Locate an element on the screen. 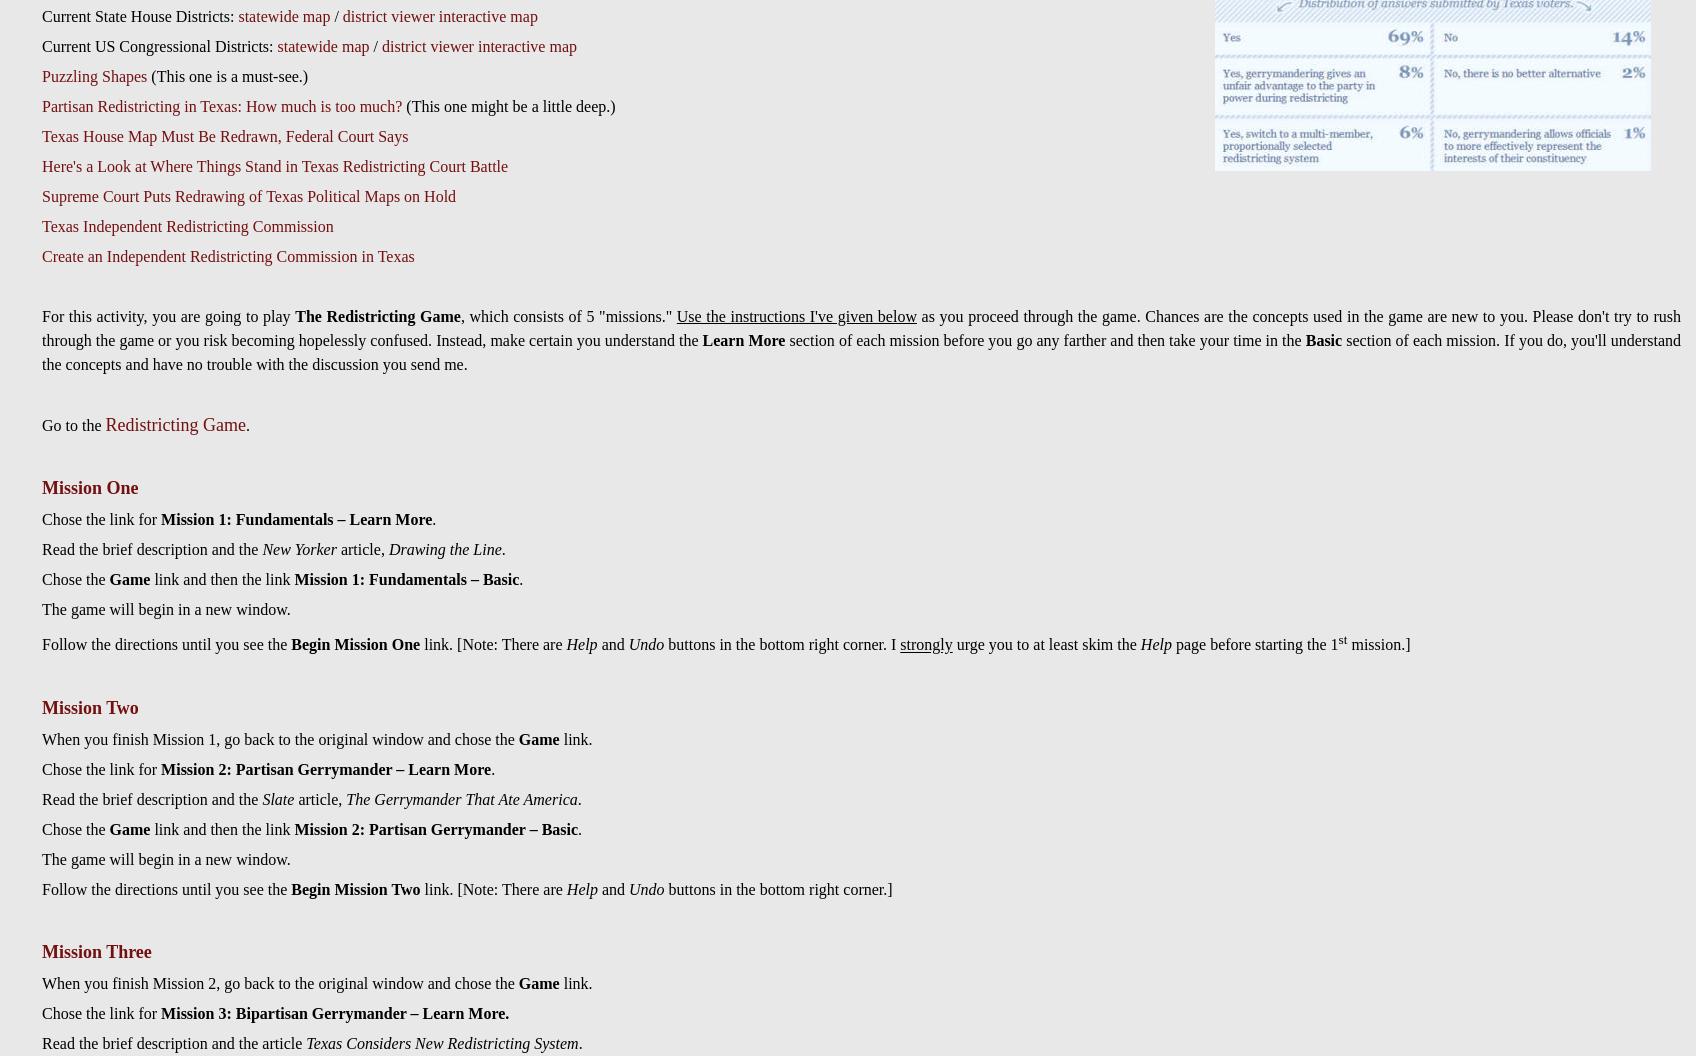 This screenshot has height=1056, width=1696. '(This one is a must-see.)' is located at coordinates (147, 75).